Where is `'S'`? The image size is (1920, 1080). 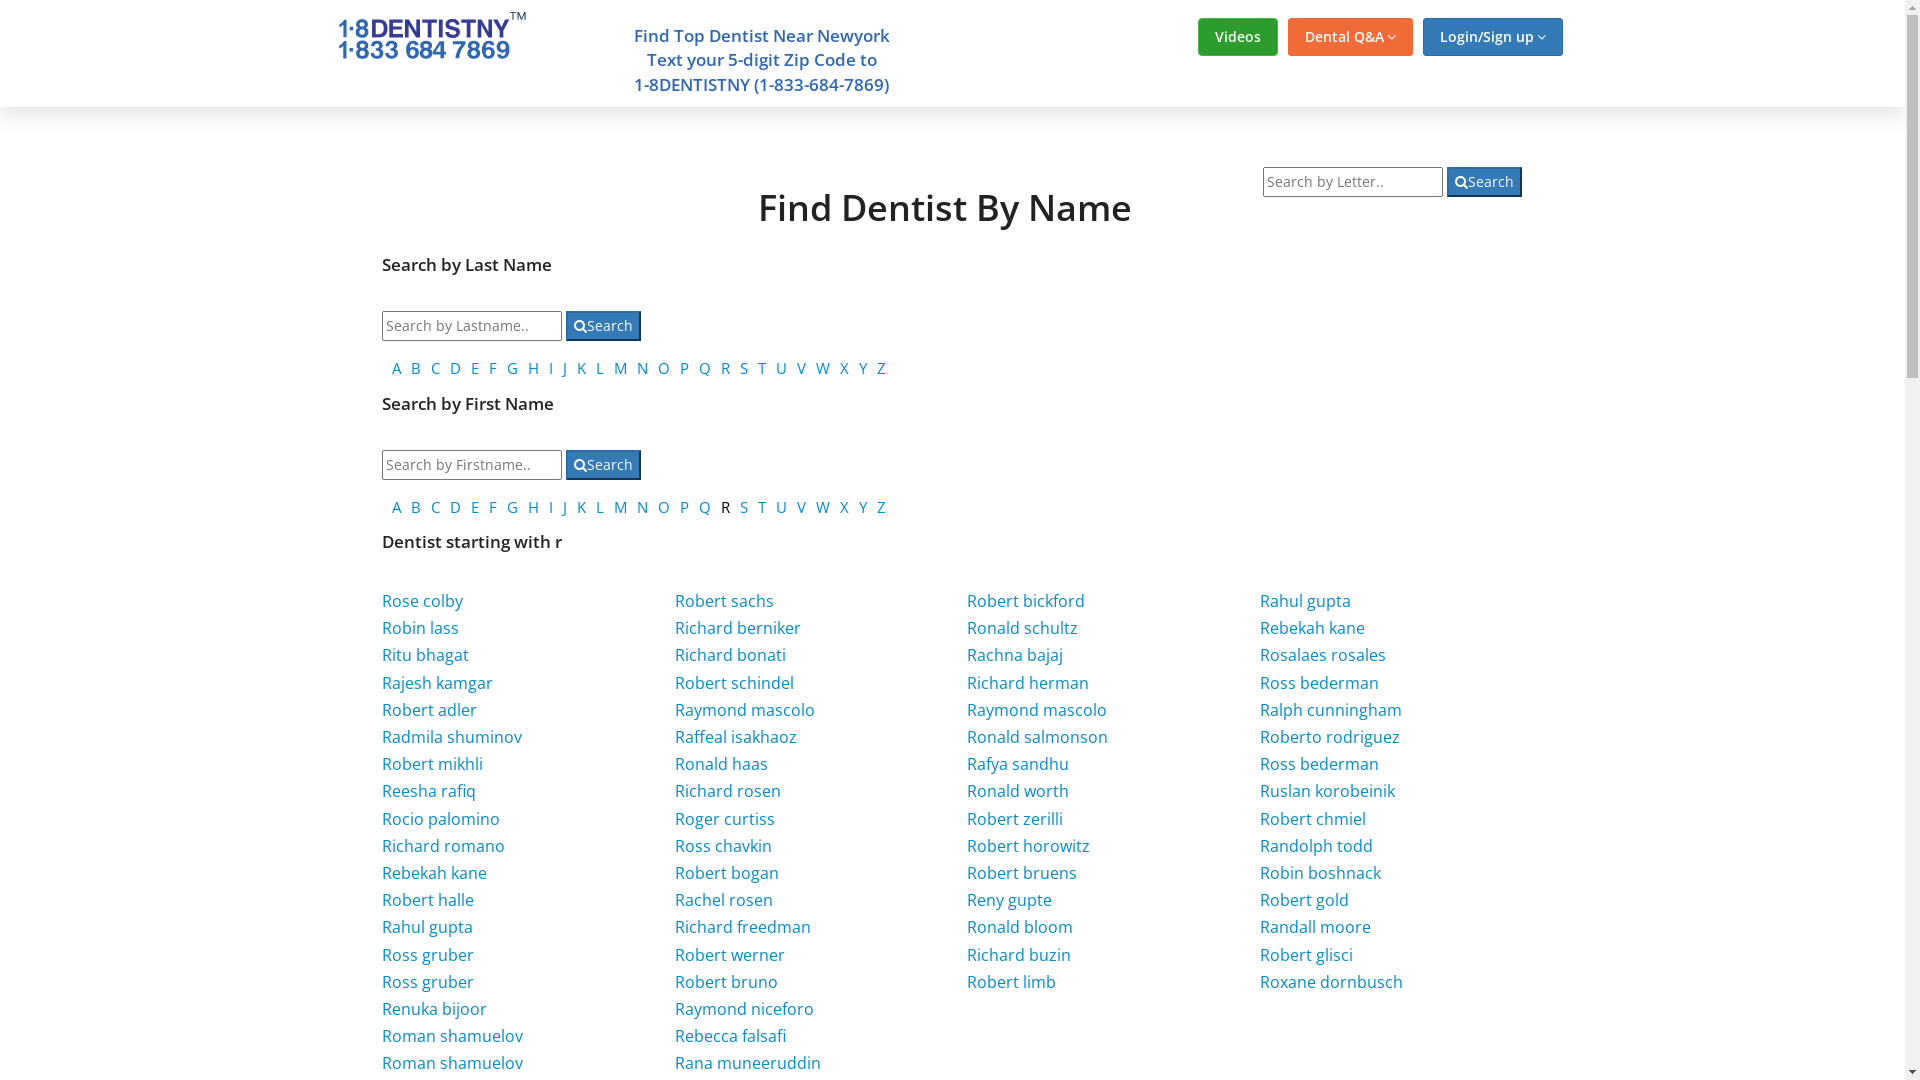
'S' is located at coordinates (743, 505).